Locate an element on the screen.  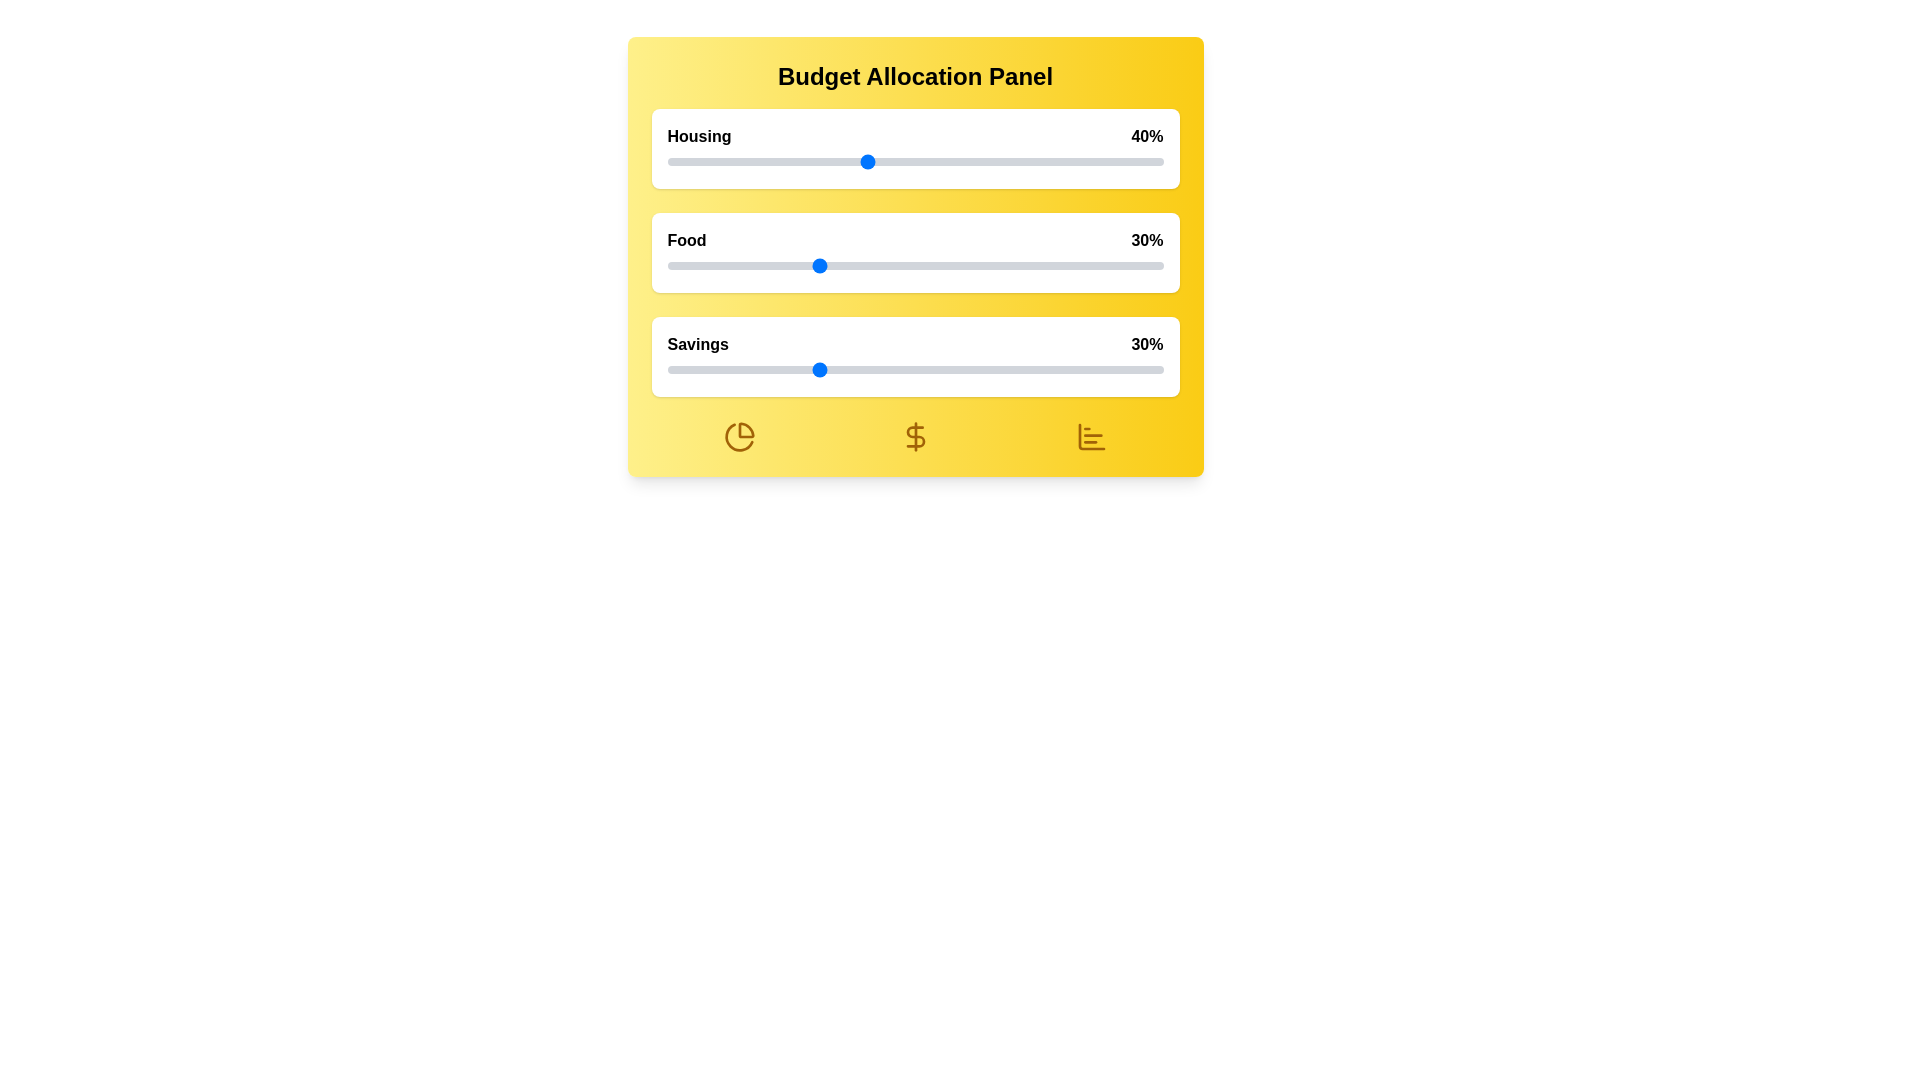
the slider is located at coordinates (785, 370).